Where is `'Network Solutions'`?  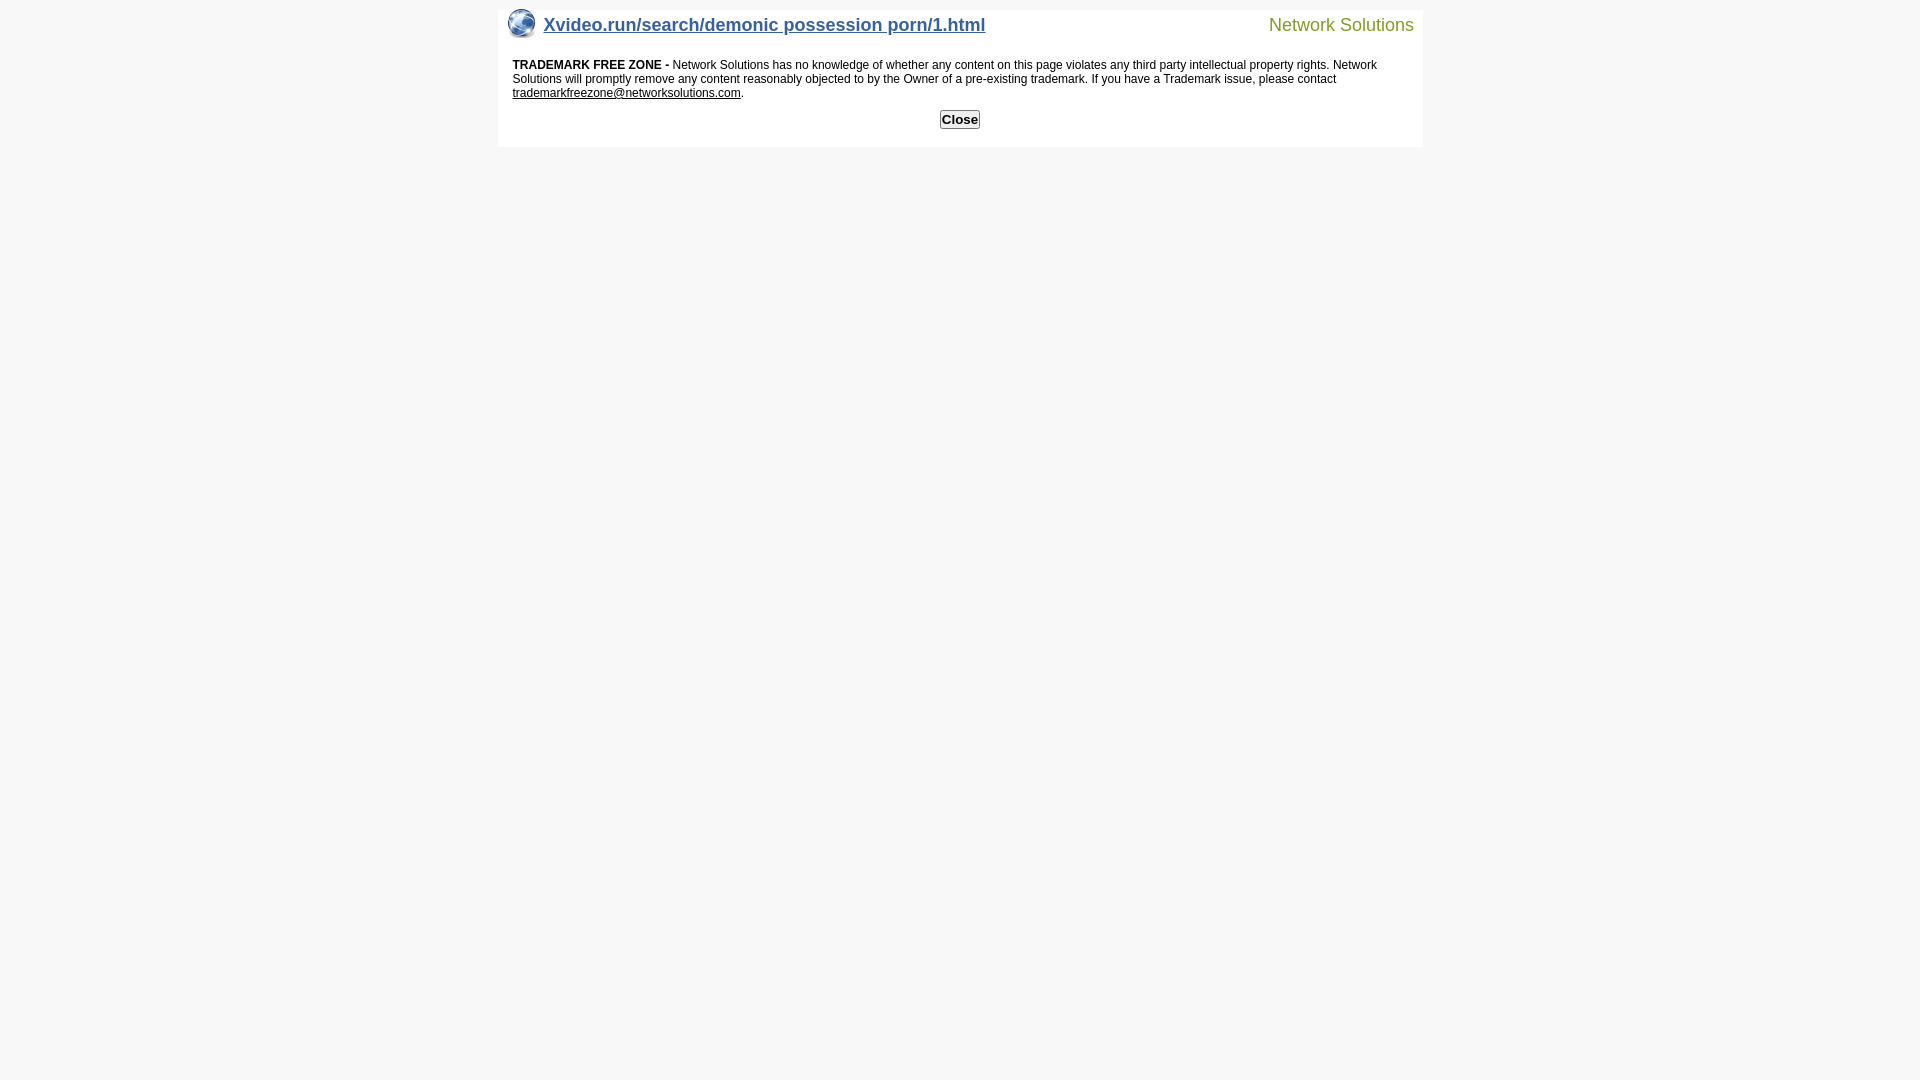
'Network Solutions' is located at coordinates (1329, 23).